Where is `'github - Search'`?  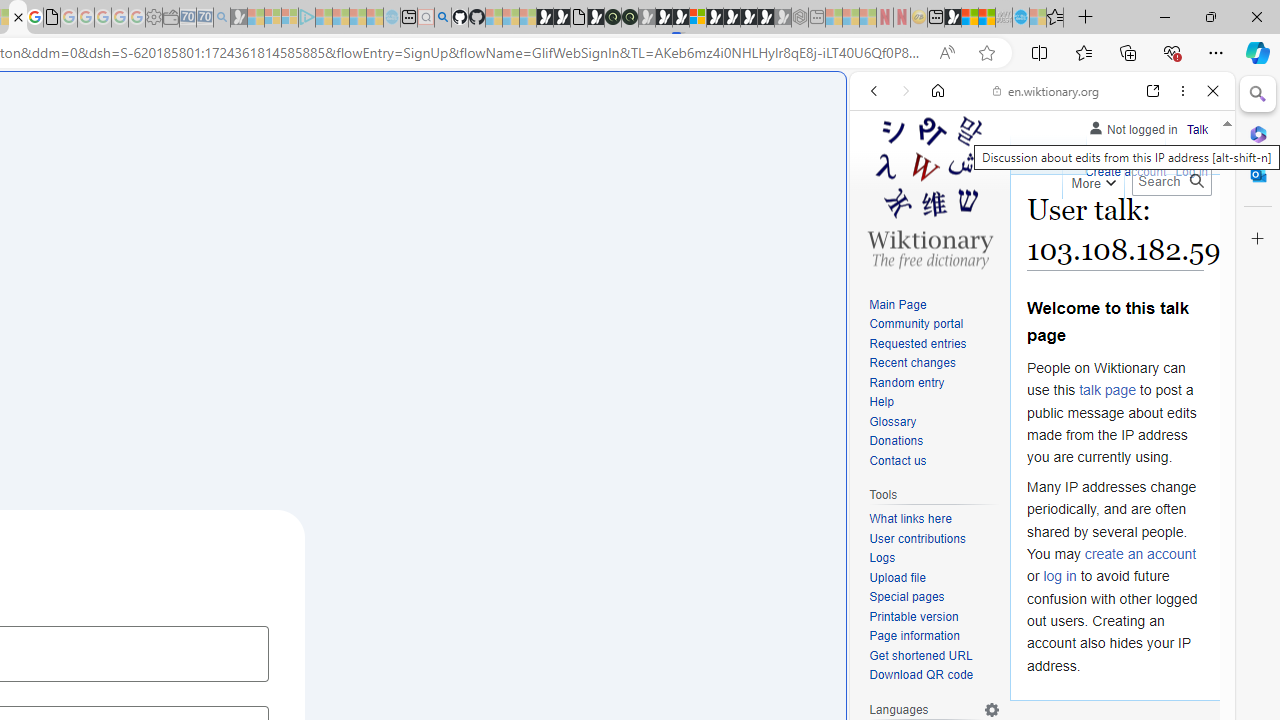 'github - Search' is located at coordinates (441, 17).